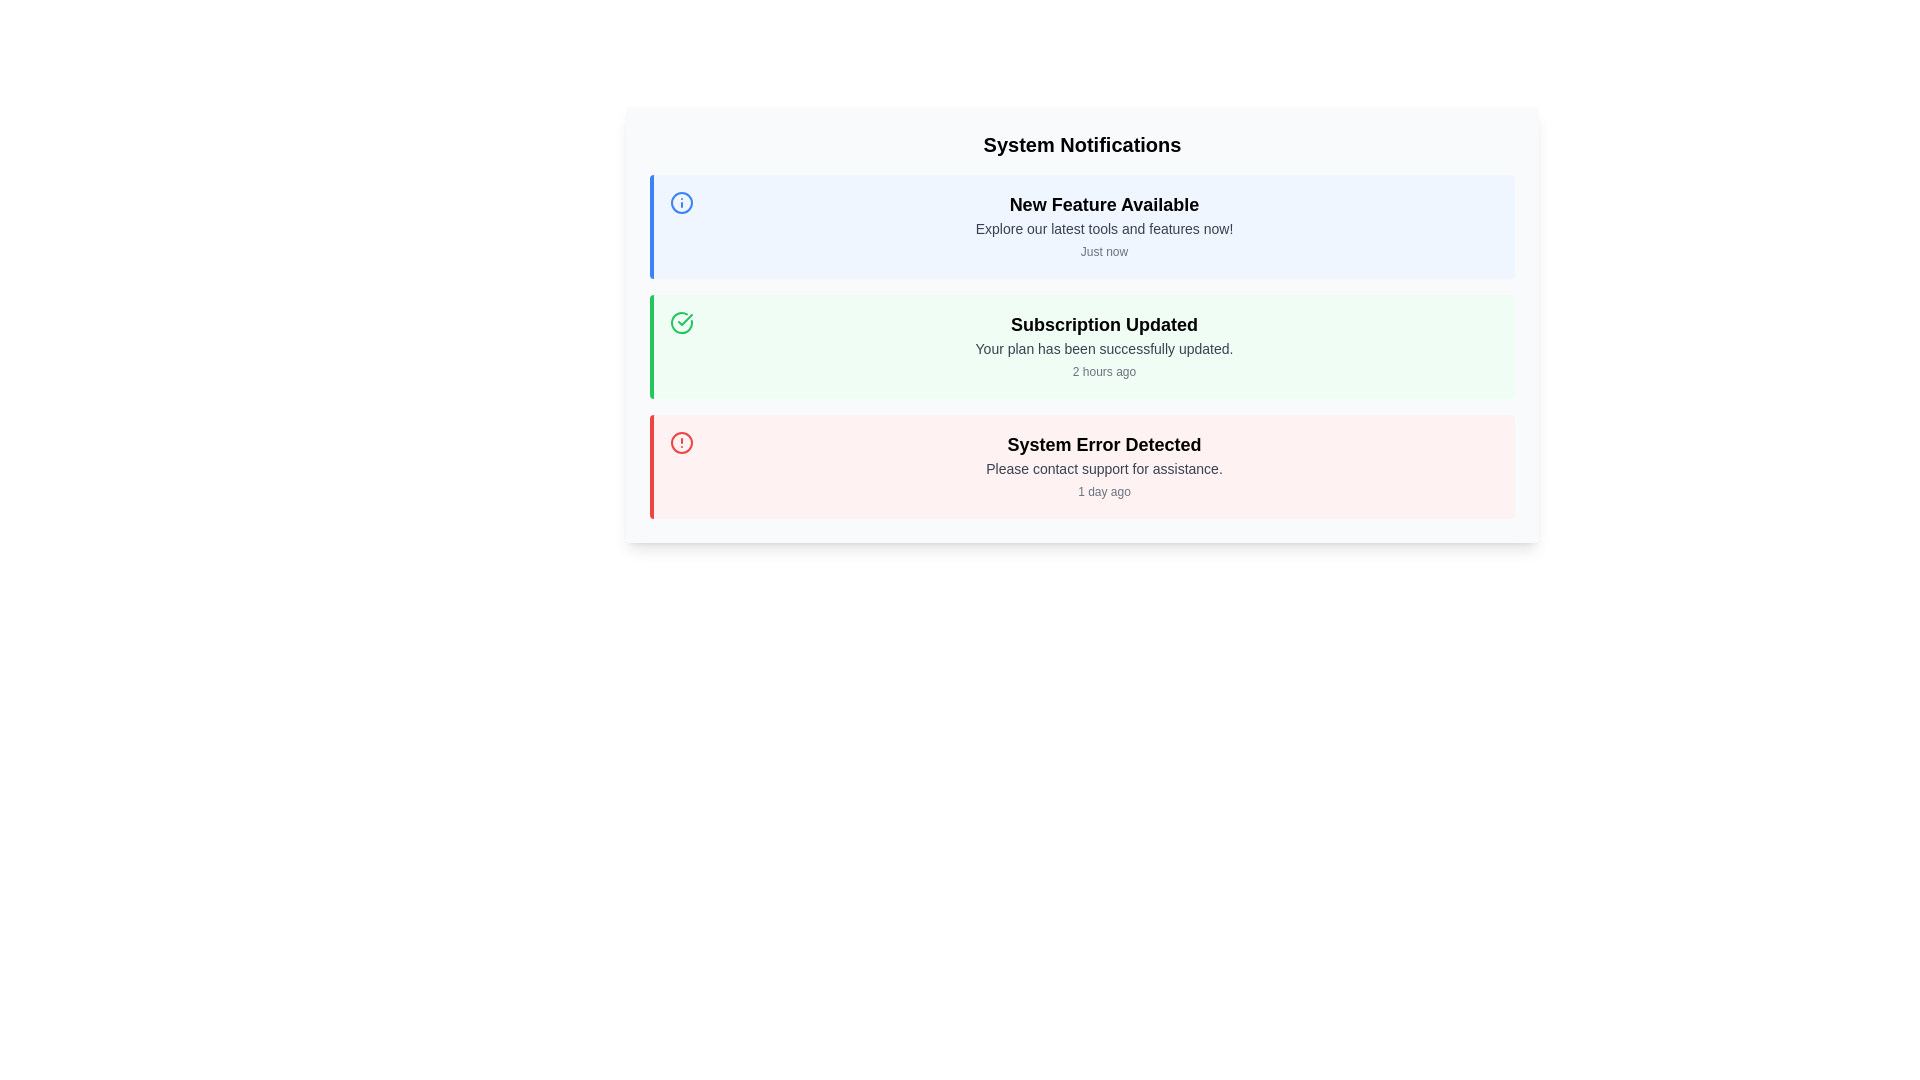 Image resolution: width=1920 pixels, height=1080 pixels. I want to click on the outermost circular boundary of the 'info' icon indicating an alert or information related to the 'New Feature Available' notification, so click(681, 203).